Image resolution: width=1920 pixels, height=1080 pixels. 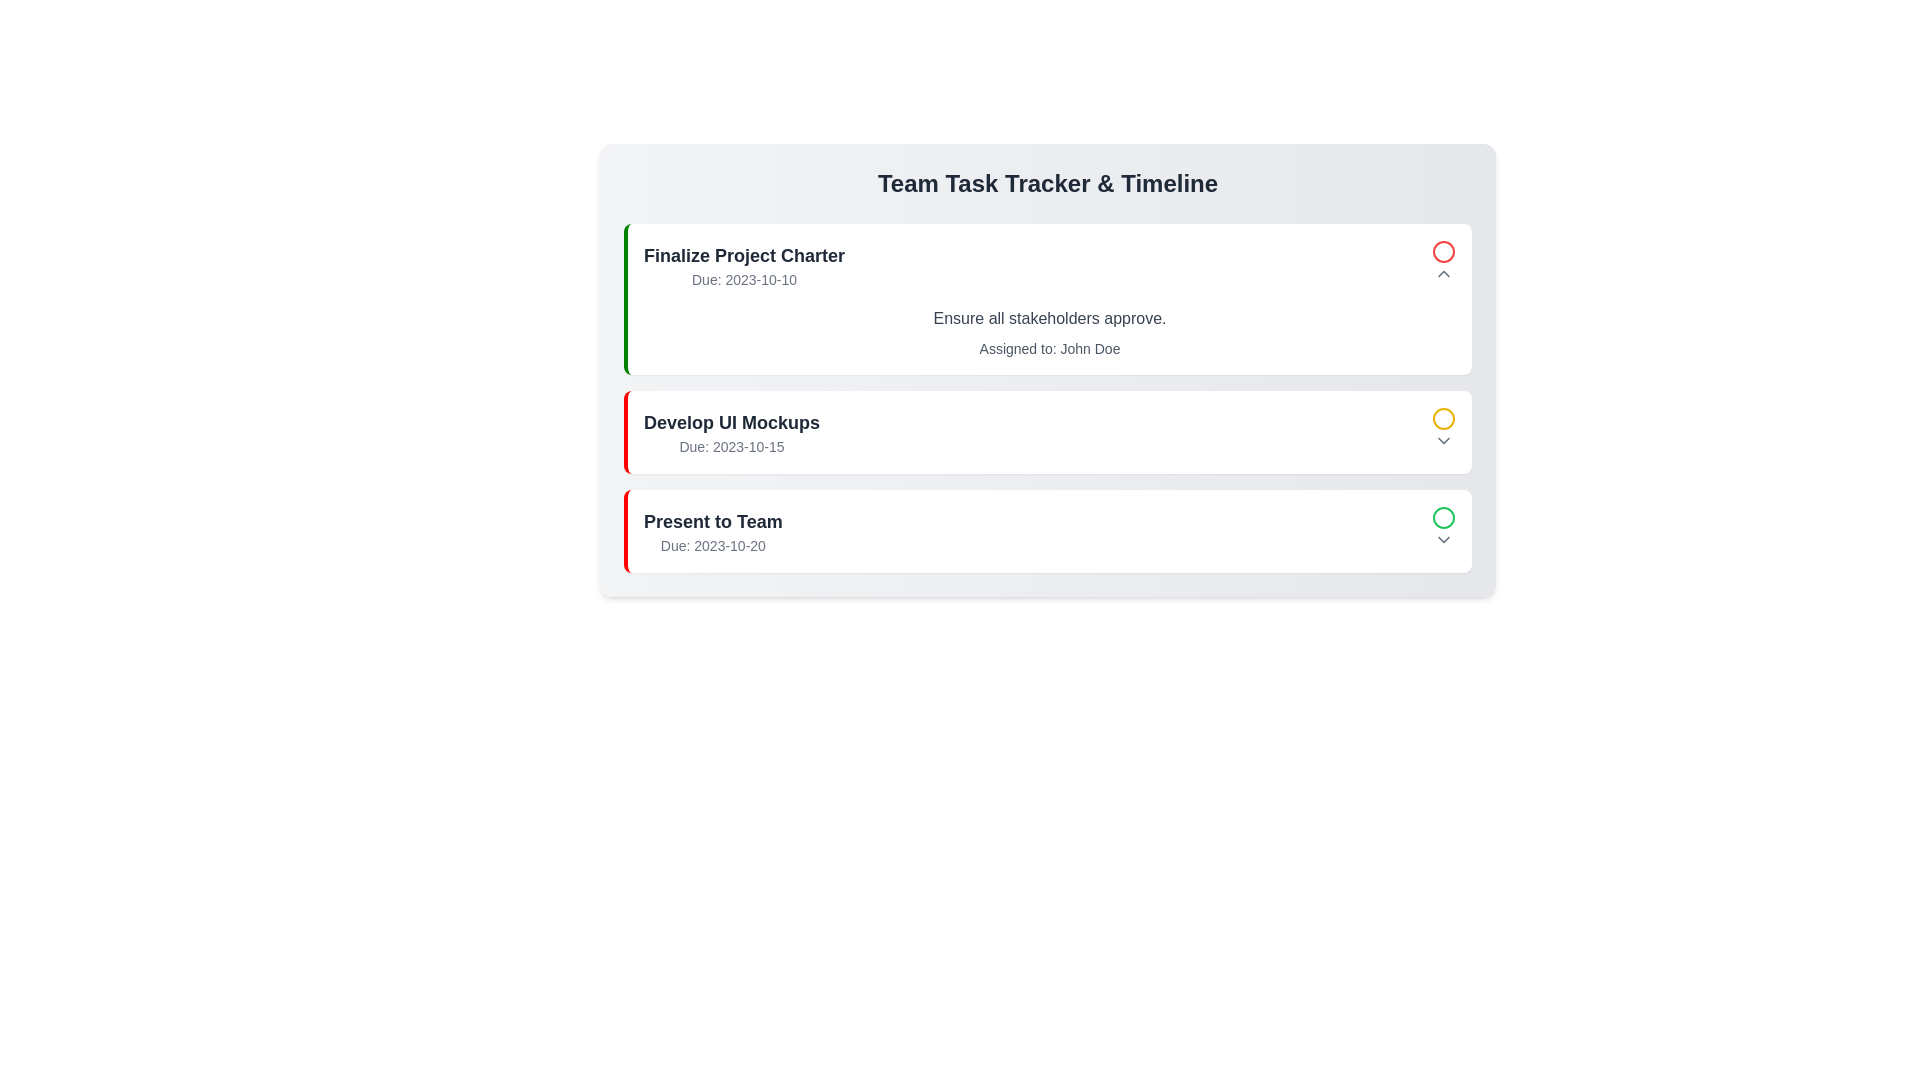 I want to click on the first task card in the task tracker that displays the task's title, due date, description, and assignee, positioned above the 'Develop UI Mockups' and 'Present to Team' cards, so click(x=1046, y=299).